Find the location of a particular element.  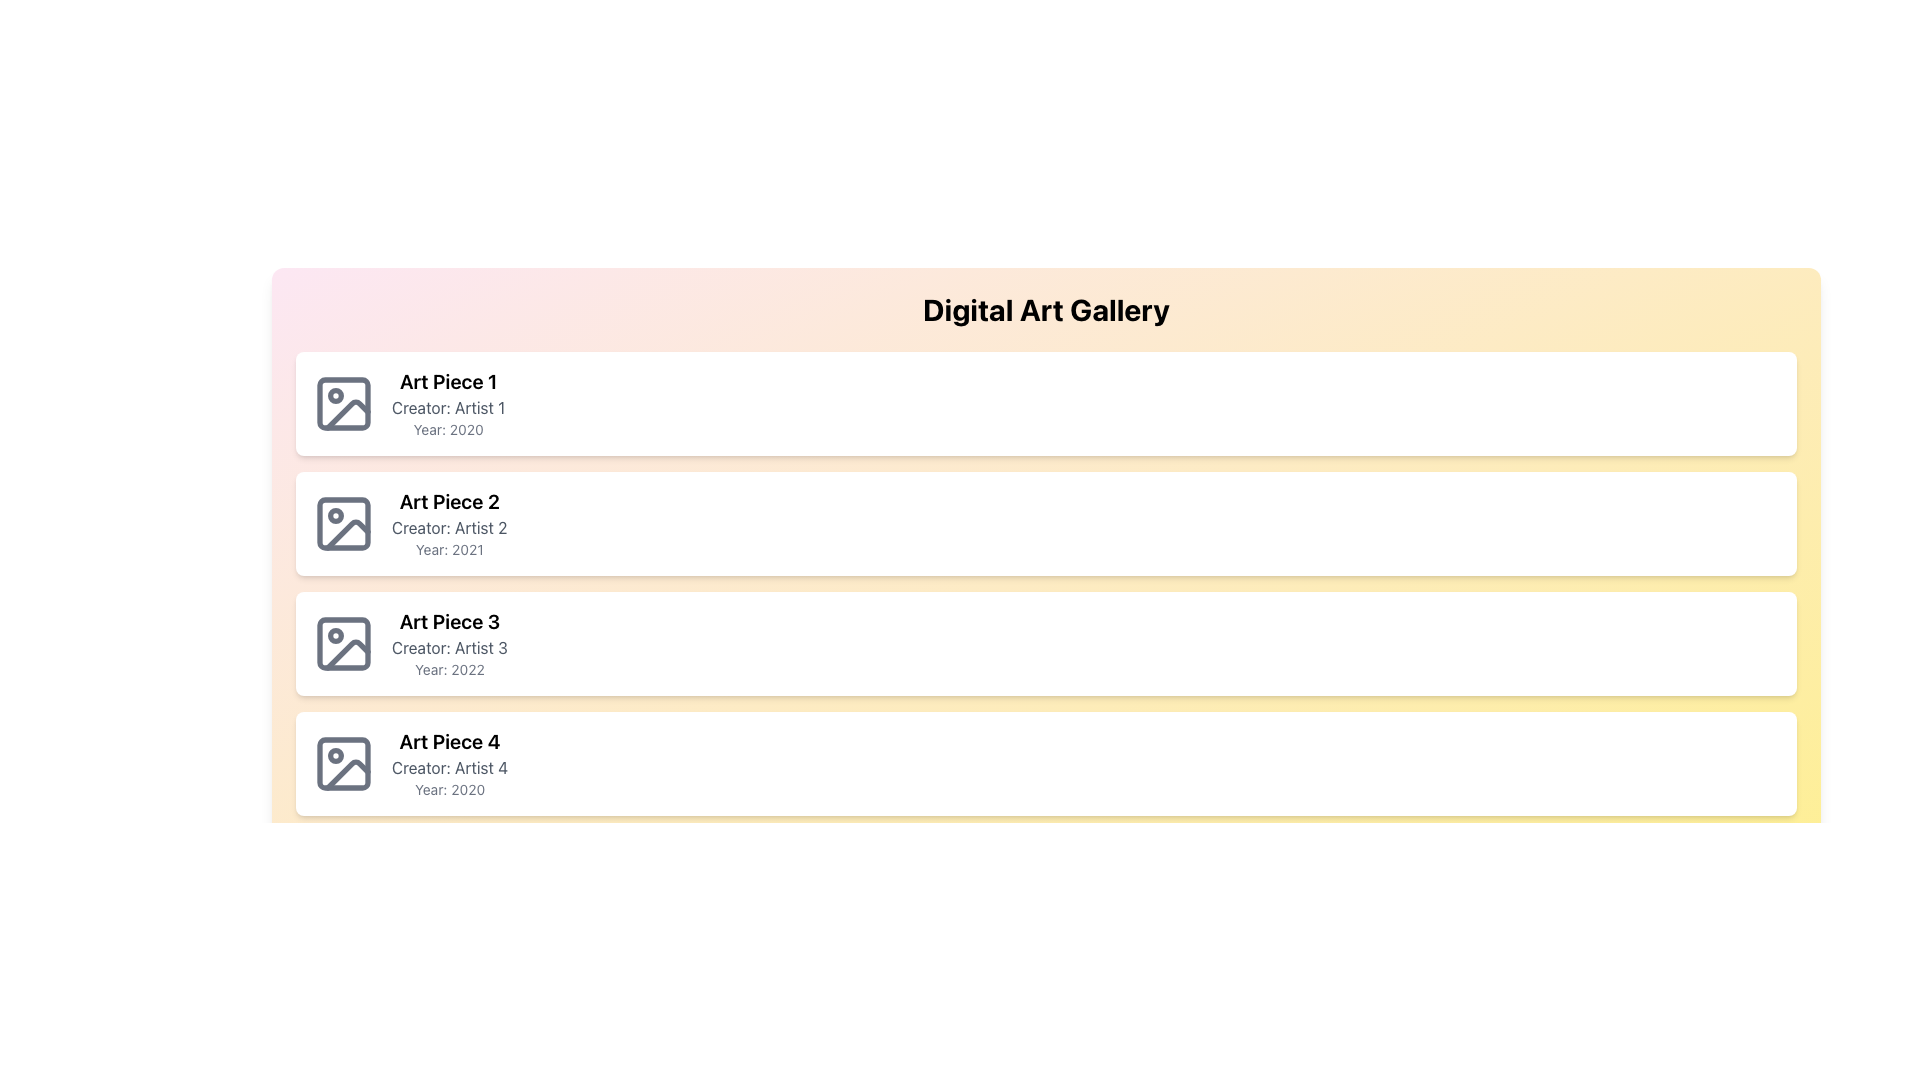

text element displaying 'Creator: Artist 2', which is positioned below the title 'Art Piece 2' and above 'Year: 2021' is located at coordinates (448, 527).